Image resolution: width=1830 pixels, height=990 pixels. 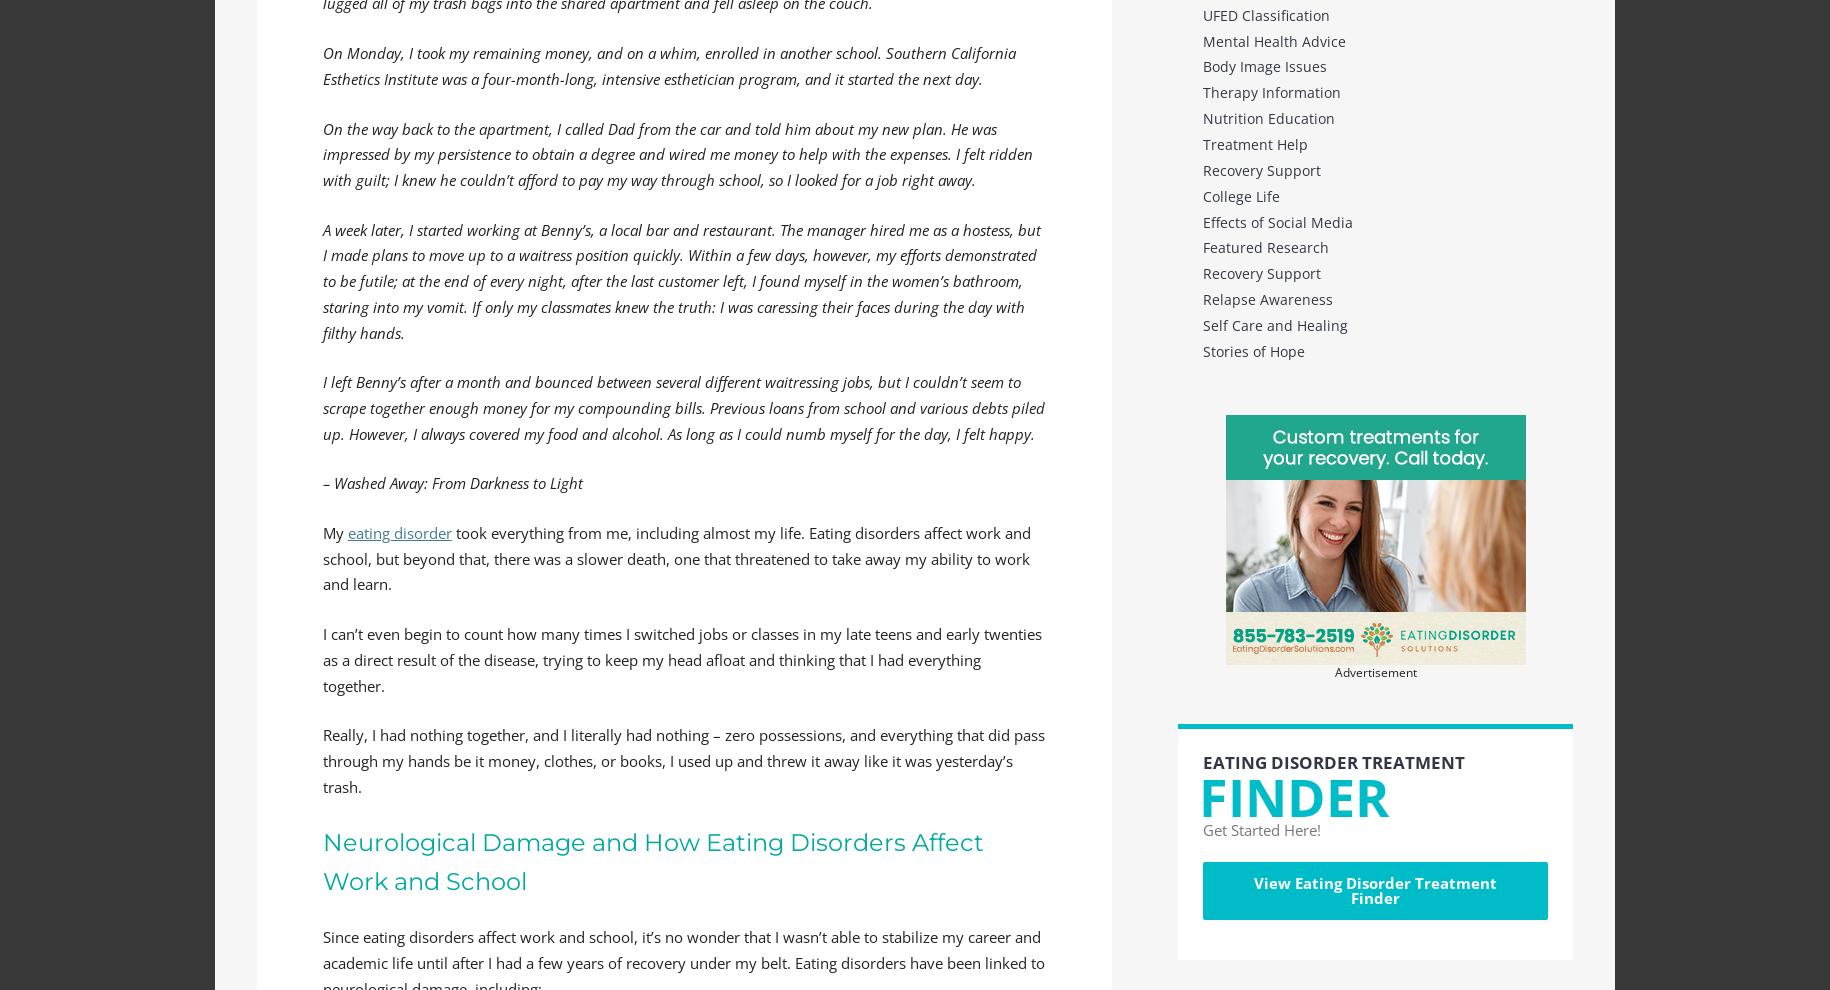 What do you see at coordinates (1375, 671) in the screenshot?
I see `'Advertisement'` at bounding box center [1375, 671].